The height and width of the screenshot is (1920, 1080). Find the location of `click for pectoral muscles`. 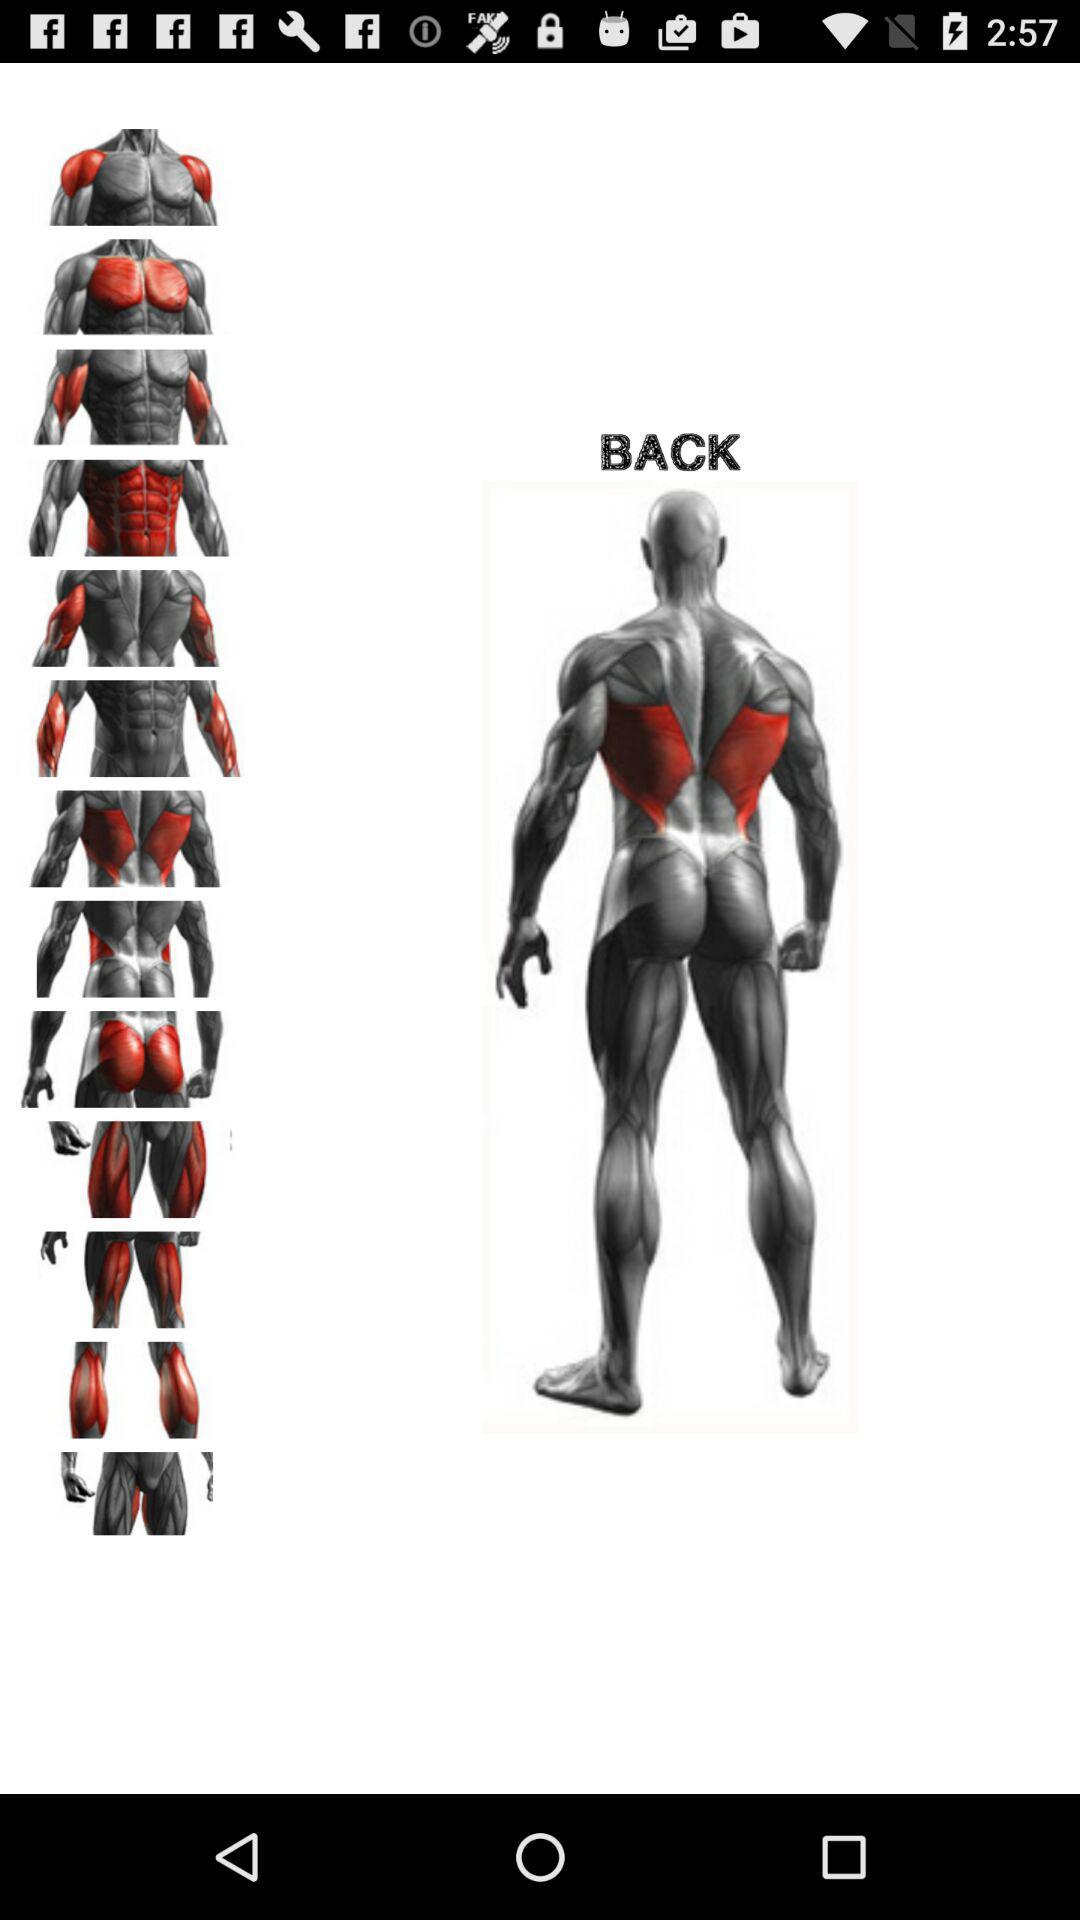

click for pectoral muscles is located at coordinates (131, 279).